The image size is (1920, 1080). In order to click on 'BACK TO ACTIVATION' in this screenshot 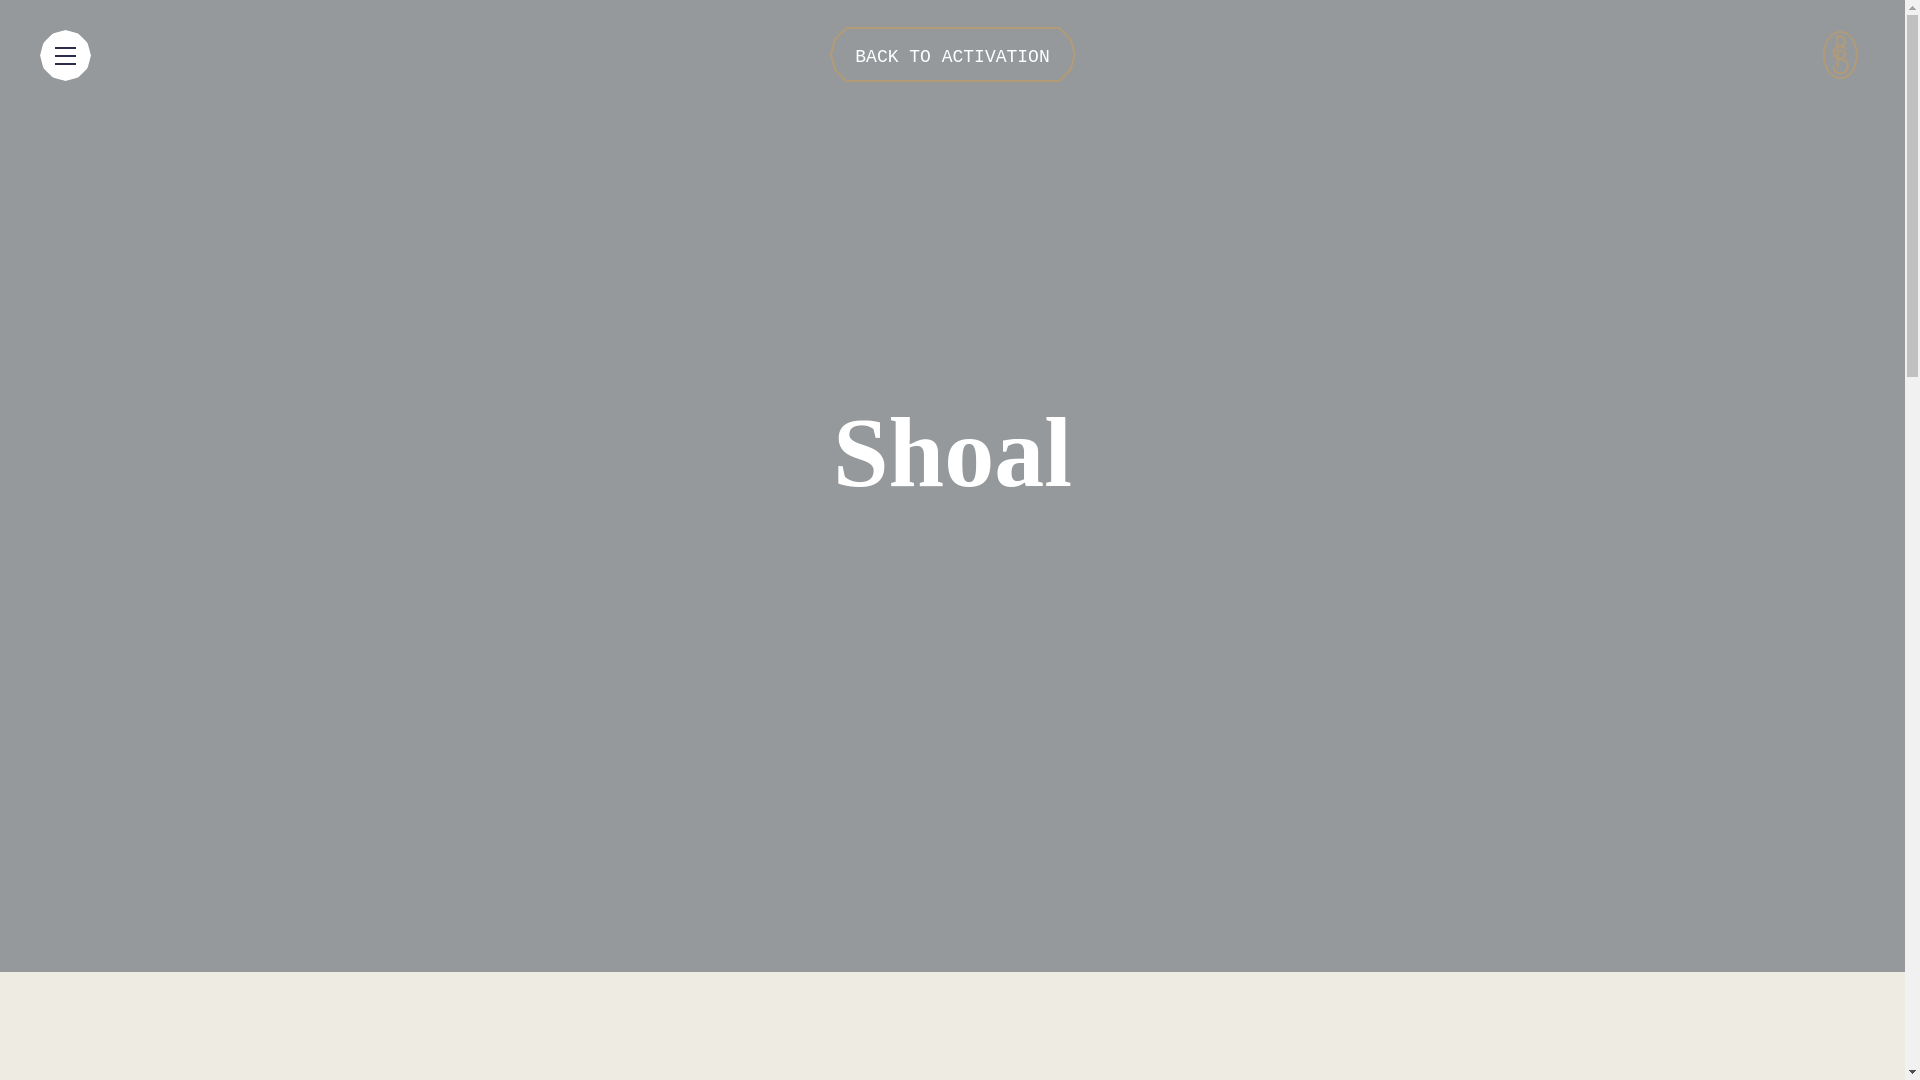, I will do `click(950, 53)`.